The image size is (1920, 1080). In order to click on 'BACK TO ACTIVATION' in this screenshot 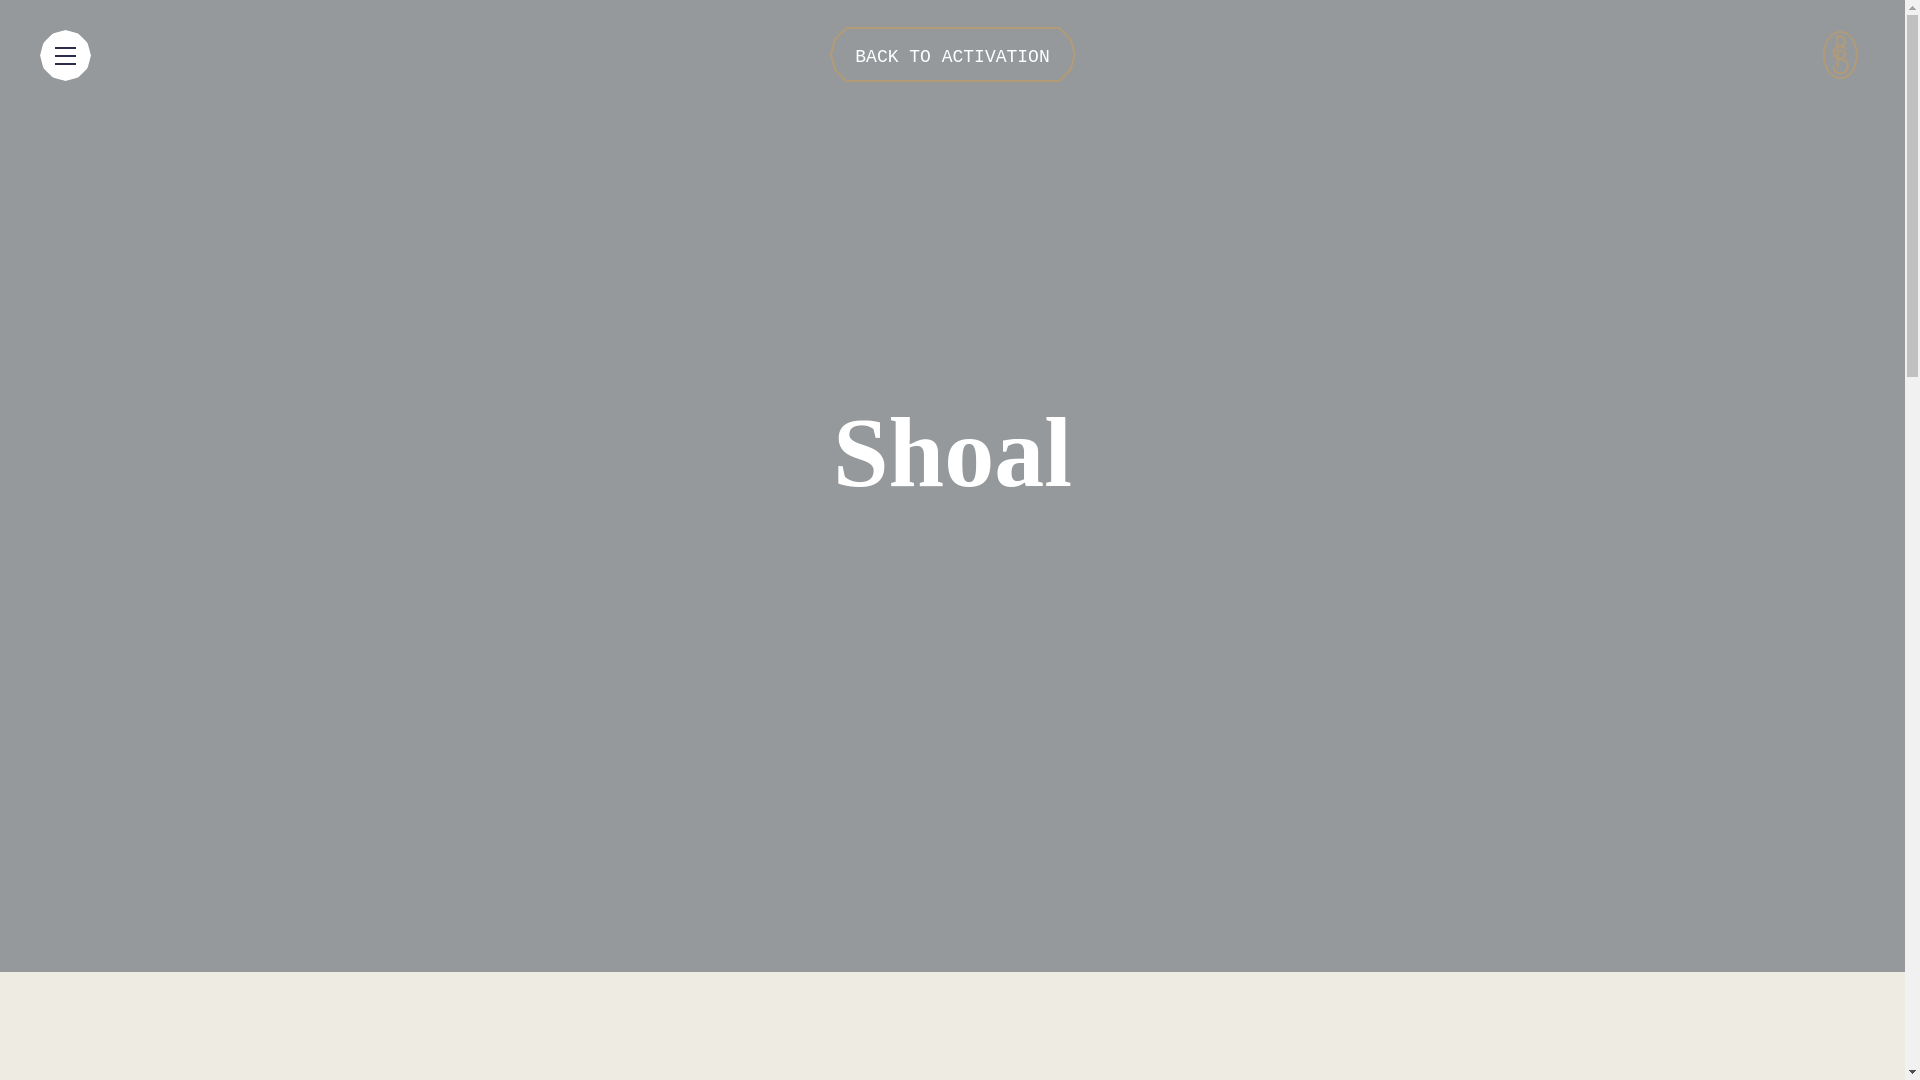, I will do `click(950, 53)`.